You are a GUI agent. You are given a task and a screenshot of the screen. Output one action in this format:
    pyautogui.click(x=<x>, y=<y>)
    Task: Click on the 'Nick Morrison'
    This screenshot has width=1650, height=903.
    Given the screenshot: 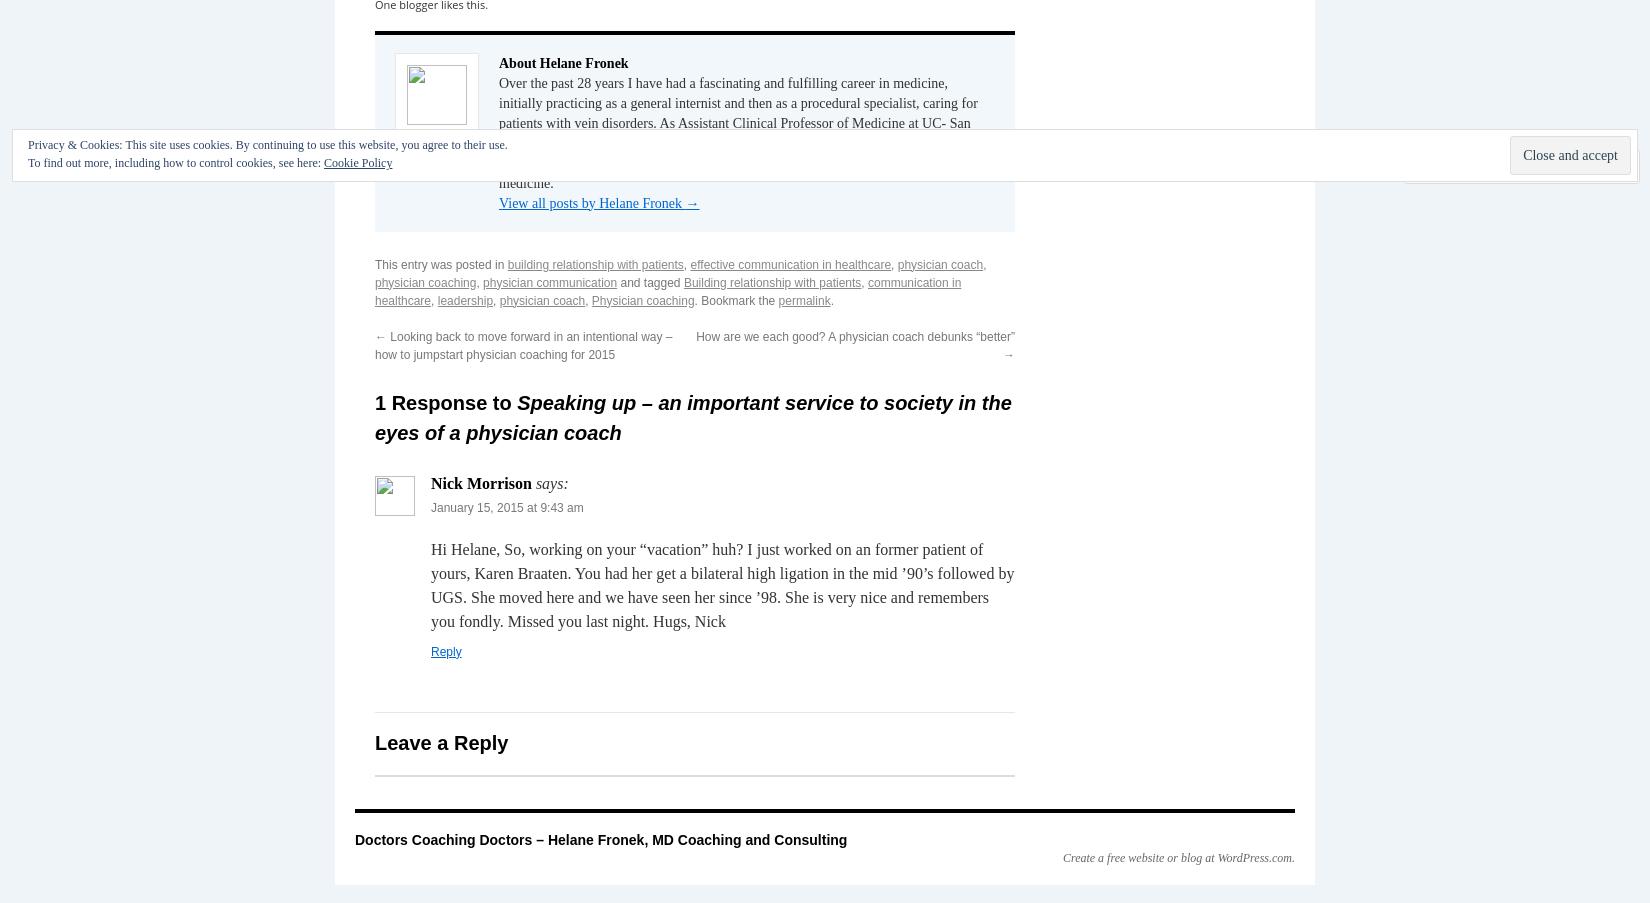 What is the action you would take?
    pyautogui.click(x=479, y=482)
    